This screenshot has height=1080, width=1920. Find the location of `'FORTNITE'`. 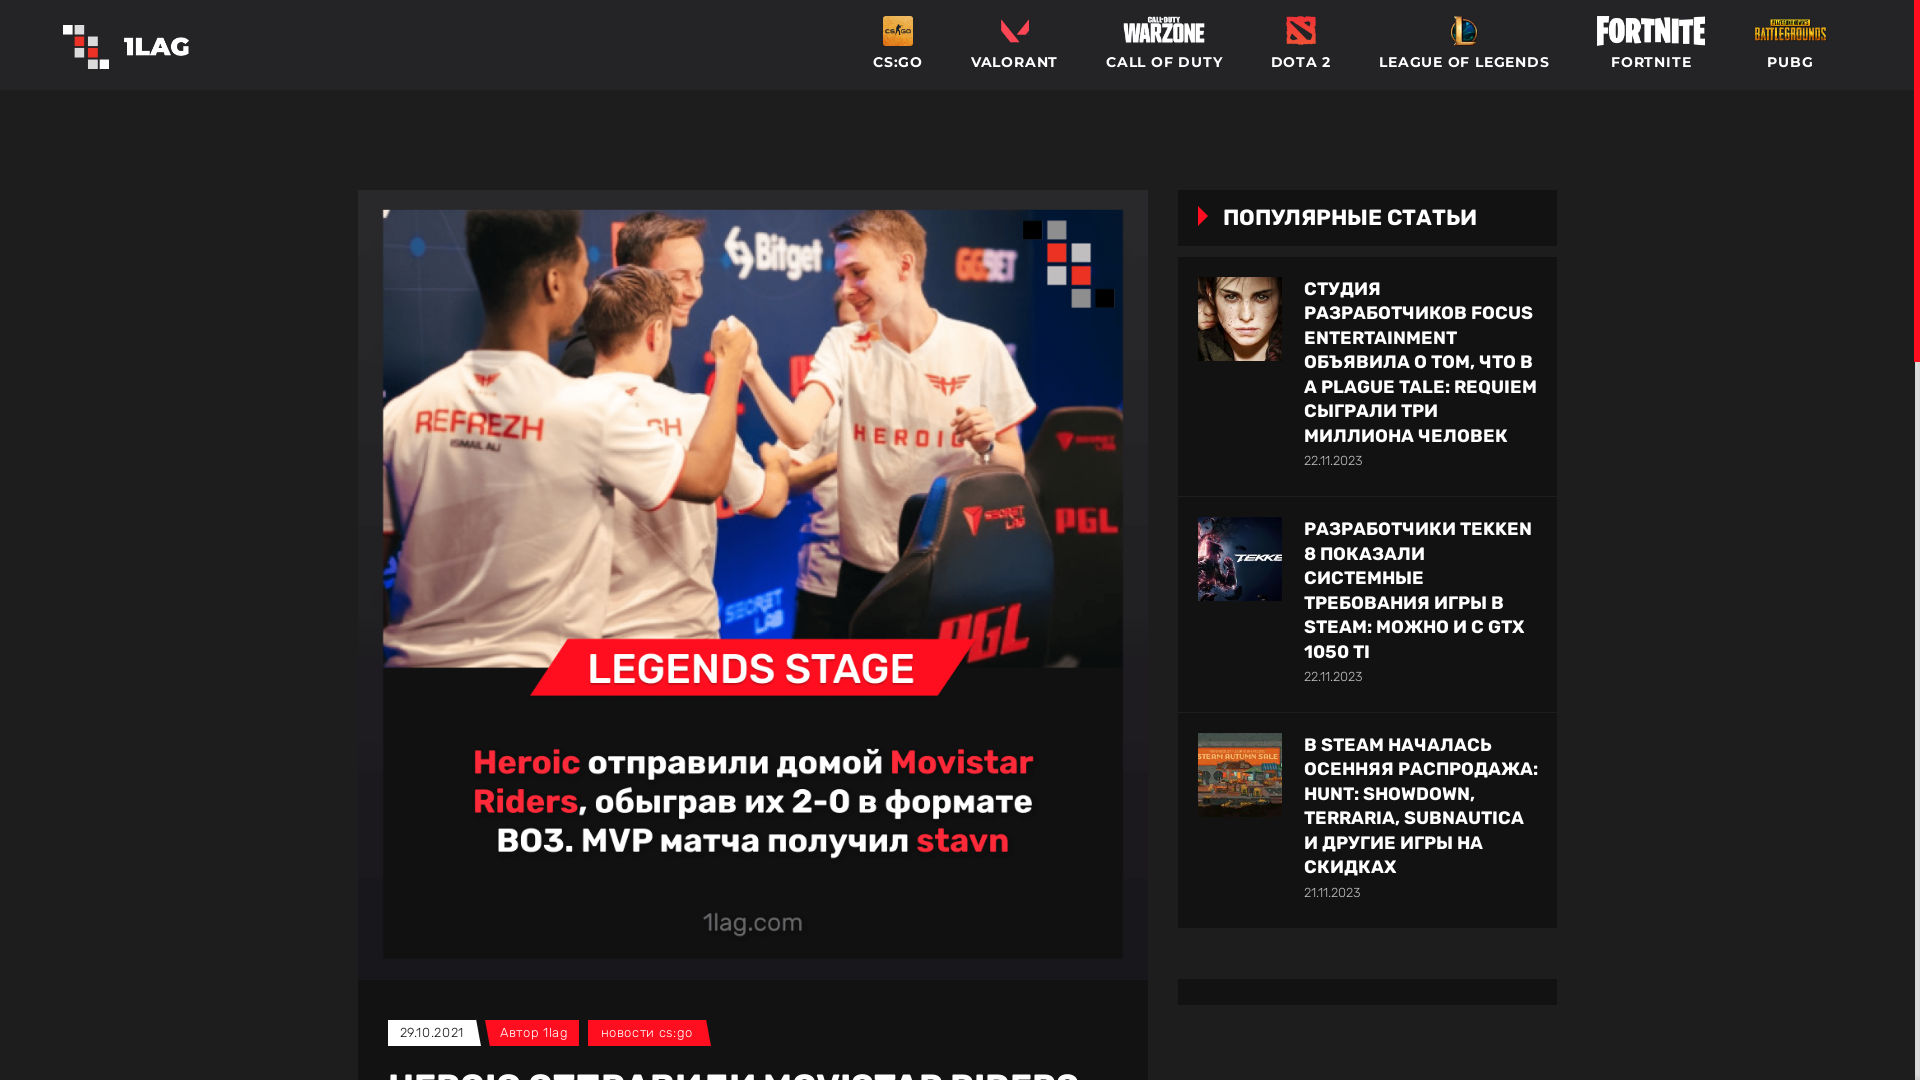

'FORTNITE' is located at coordinates (1651, 45).